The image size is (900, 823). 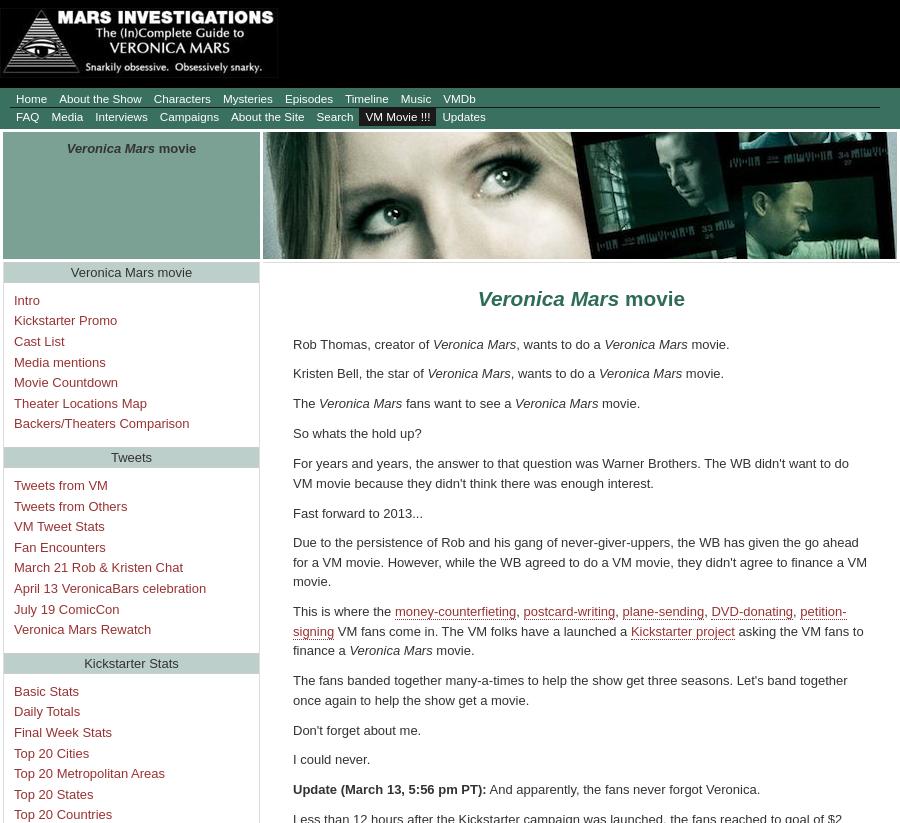 What do you see at coordinates (120, 116) in the screenshot?
I see `'Interviews'` at bounding box center [120, 116].